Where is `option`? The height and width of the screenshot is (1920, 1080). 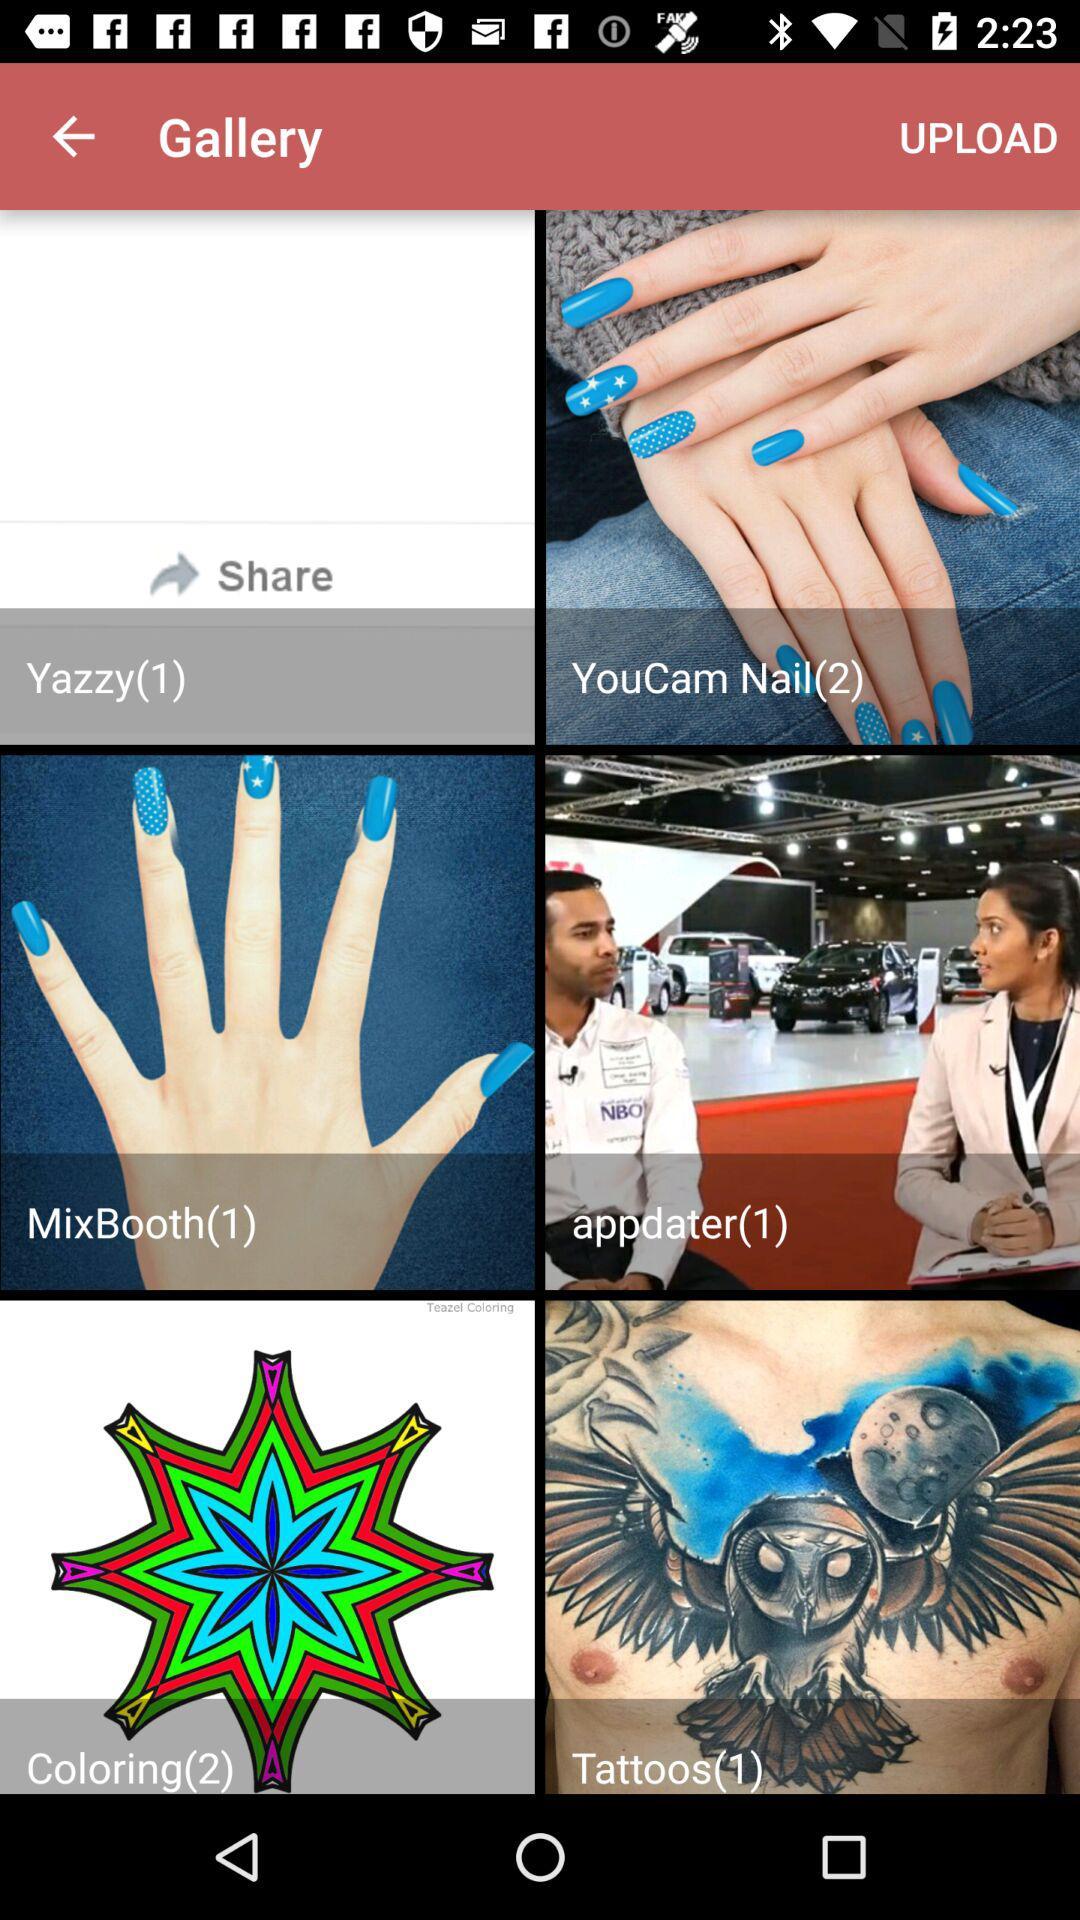 option is located at coordinates (266, 1546).